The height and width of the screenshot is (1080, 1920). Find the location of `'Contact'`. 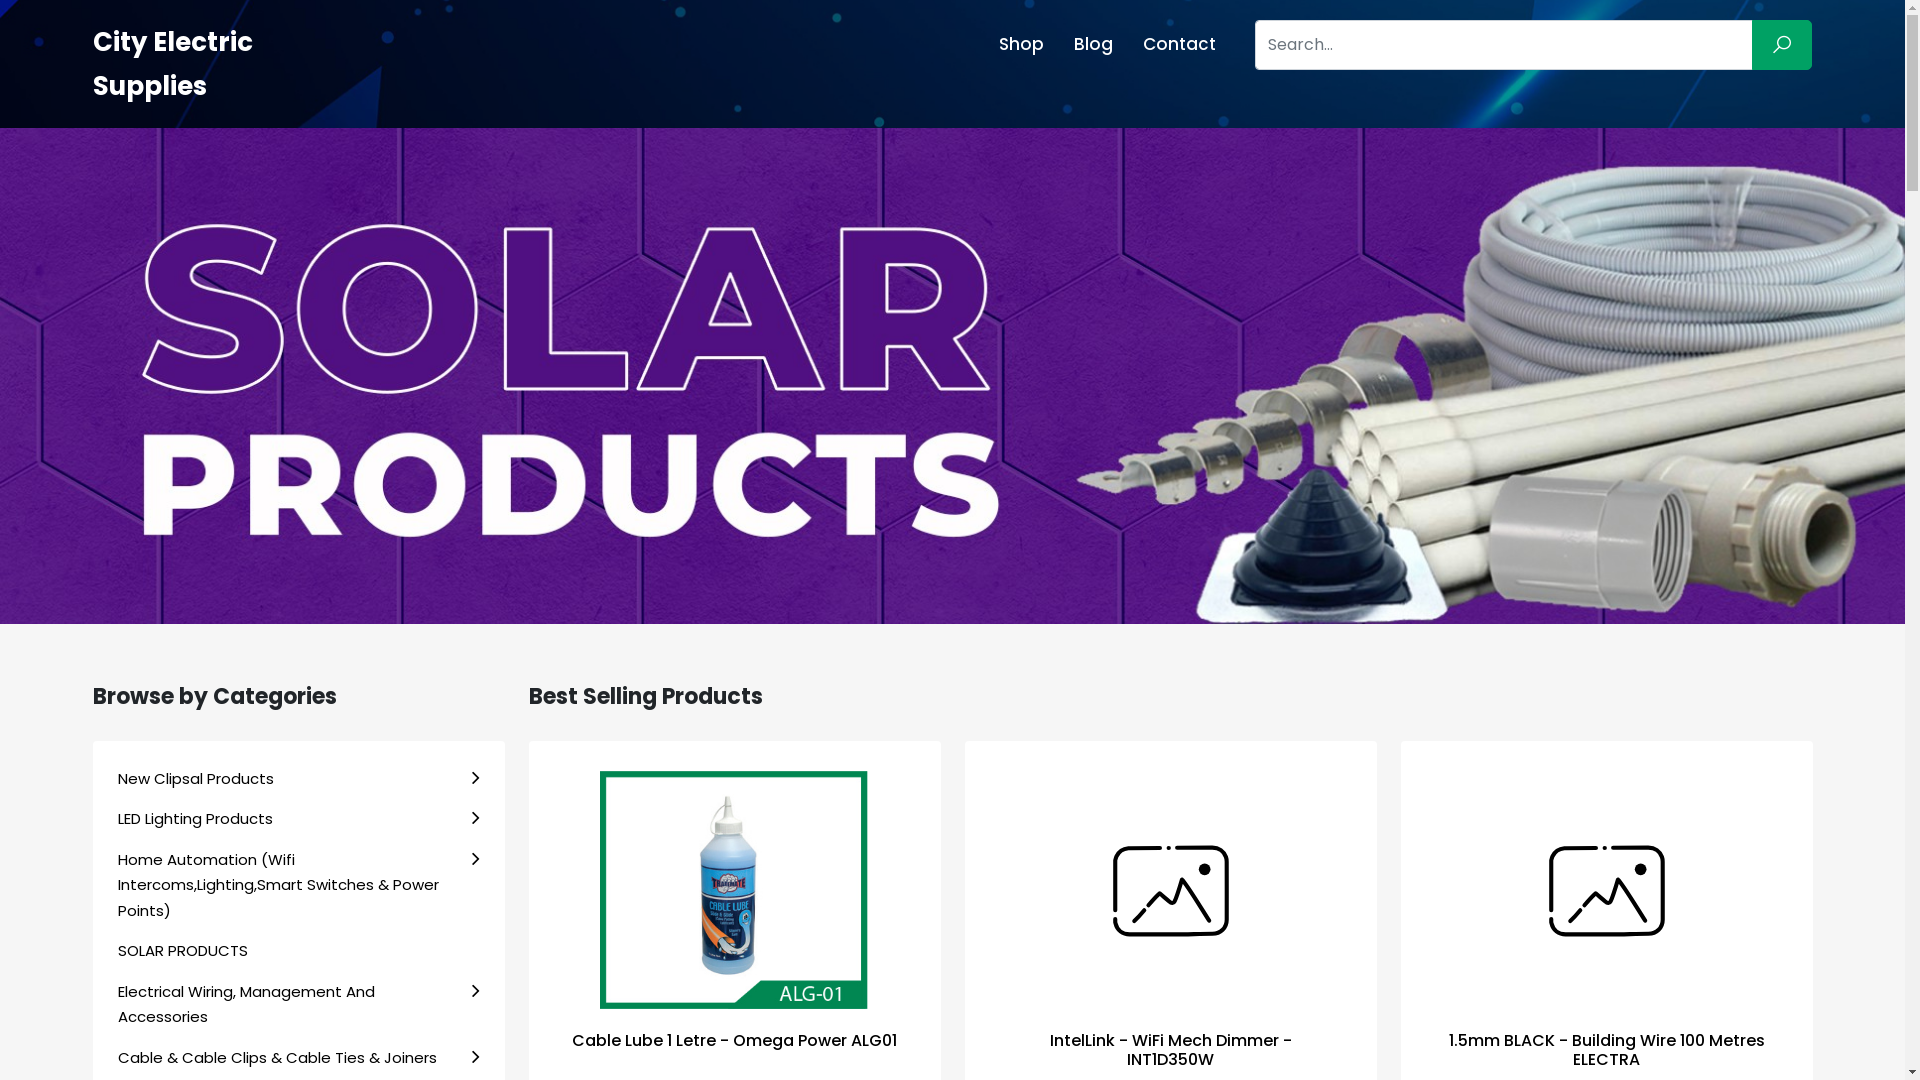

'Contact' is located at coordinates (1128, 44).